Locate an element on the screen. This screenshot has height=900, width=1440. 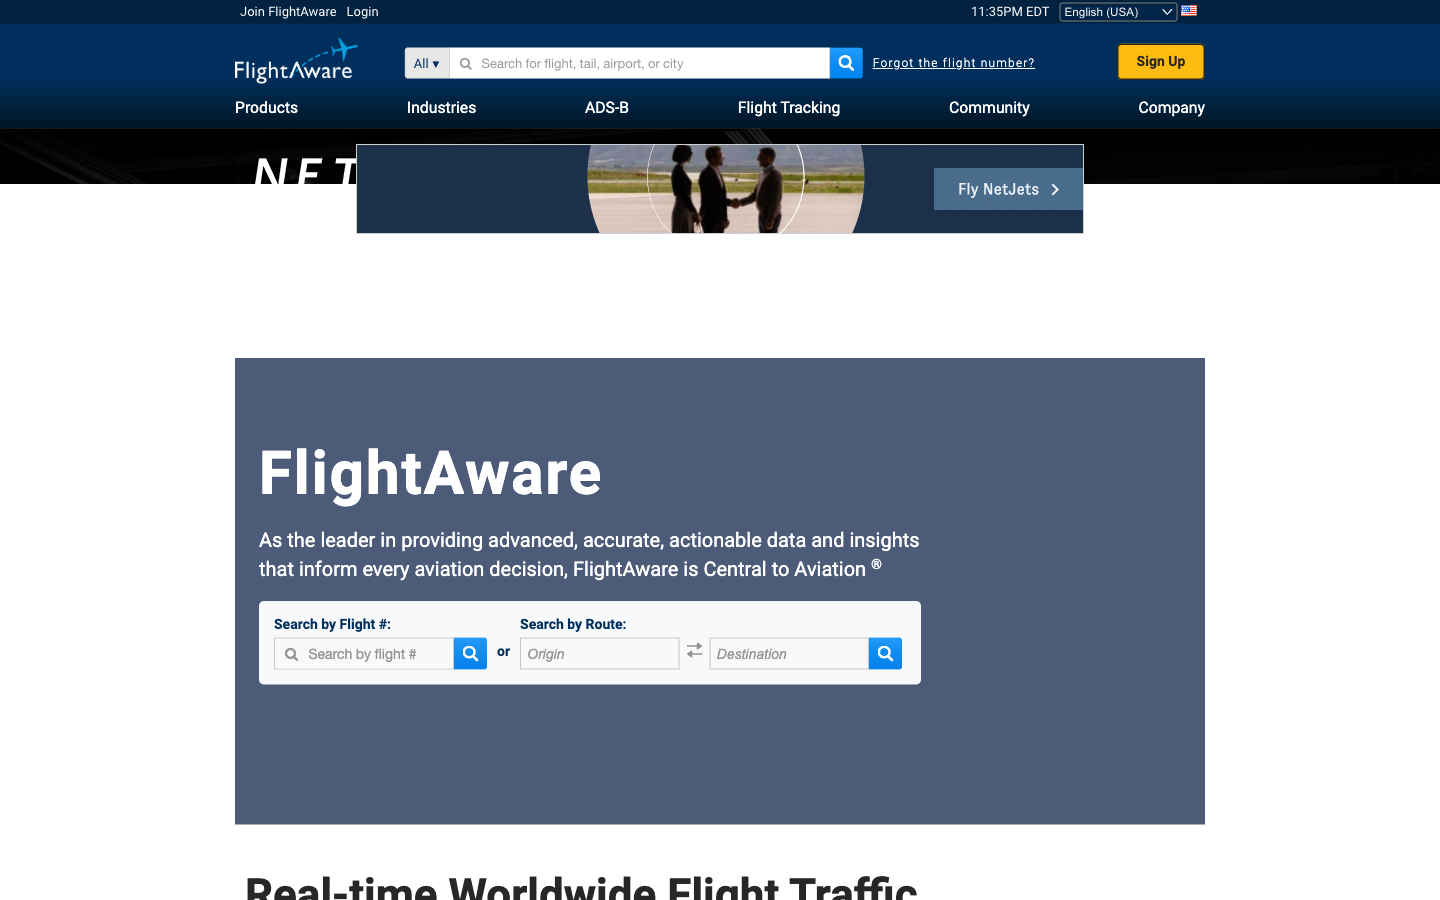
the second option from the language dropdown menu using the mouse is located at coordinates (1118, 10).